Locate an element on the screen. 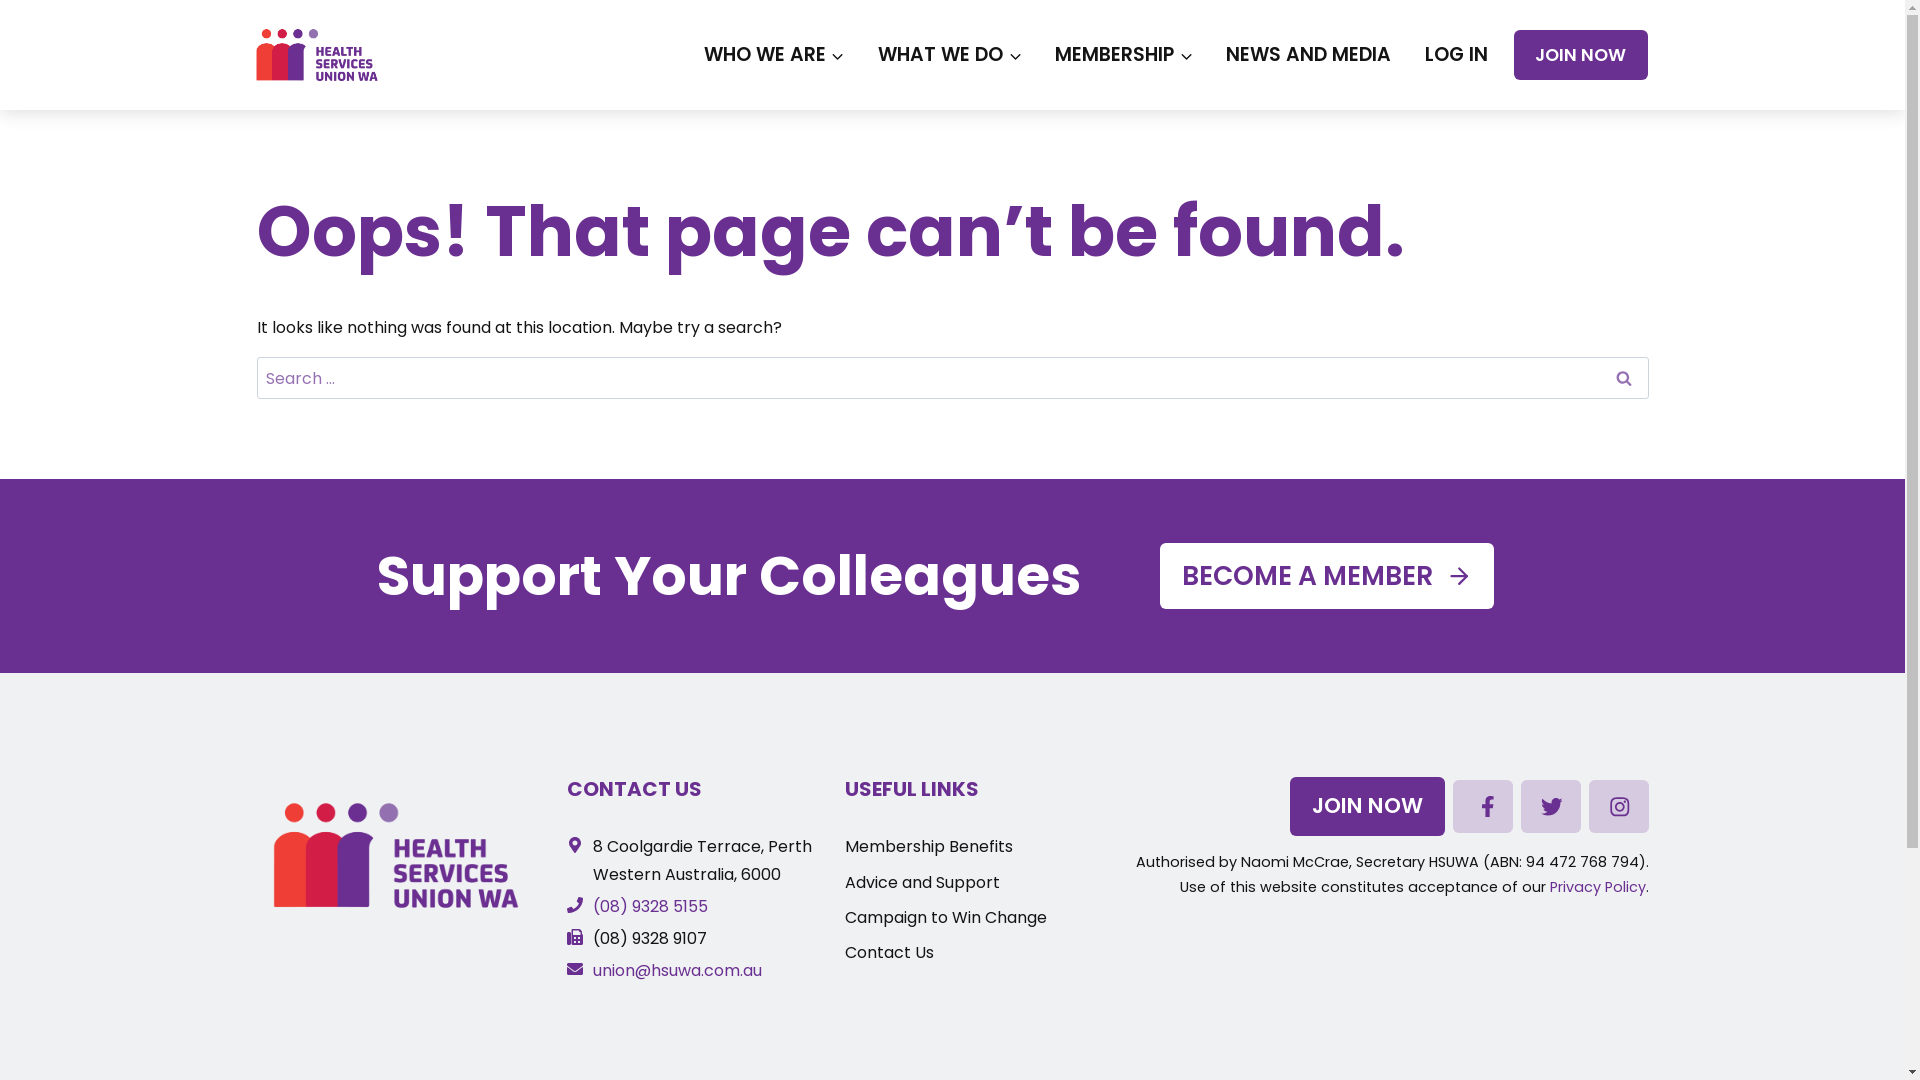 This screenshot has width=1920, height=1080. 'Campaign to Win Change' is located at coordinates (844, 917).